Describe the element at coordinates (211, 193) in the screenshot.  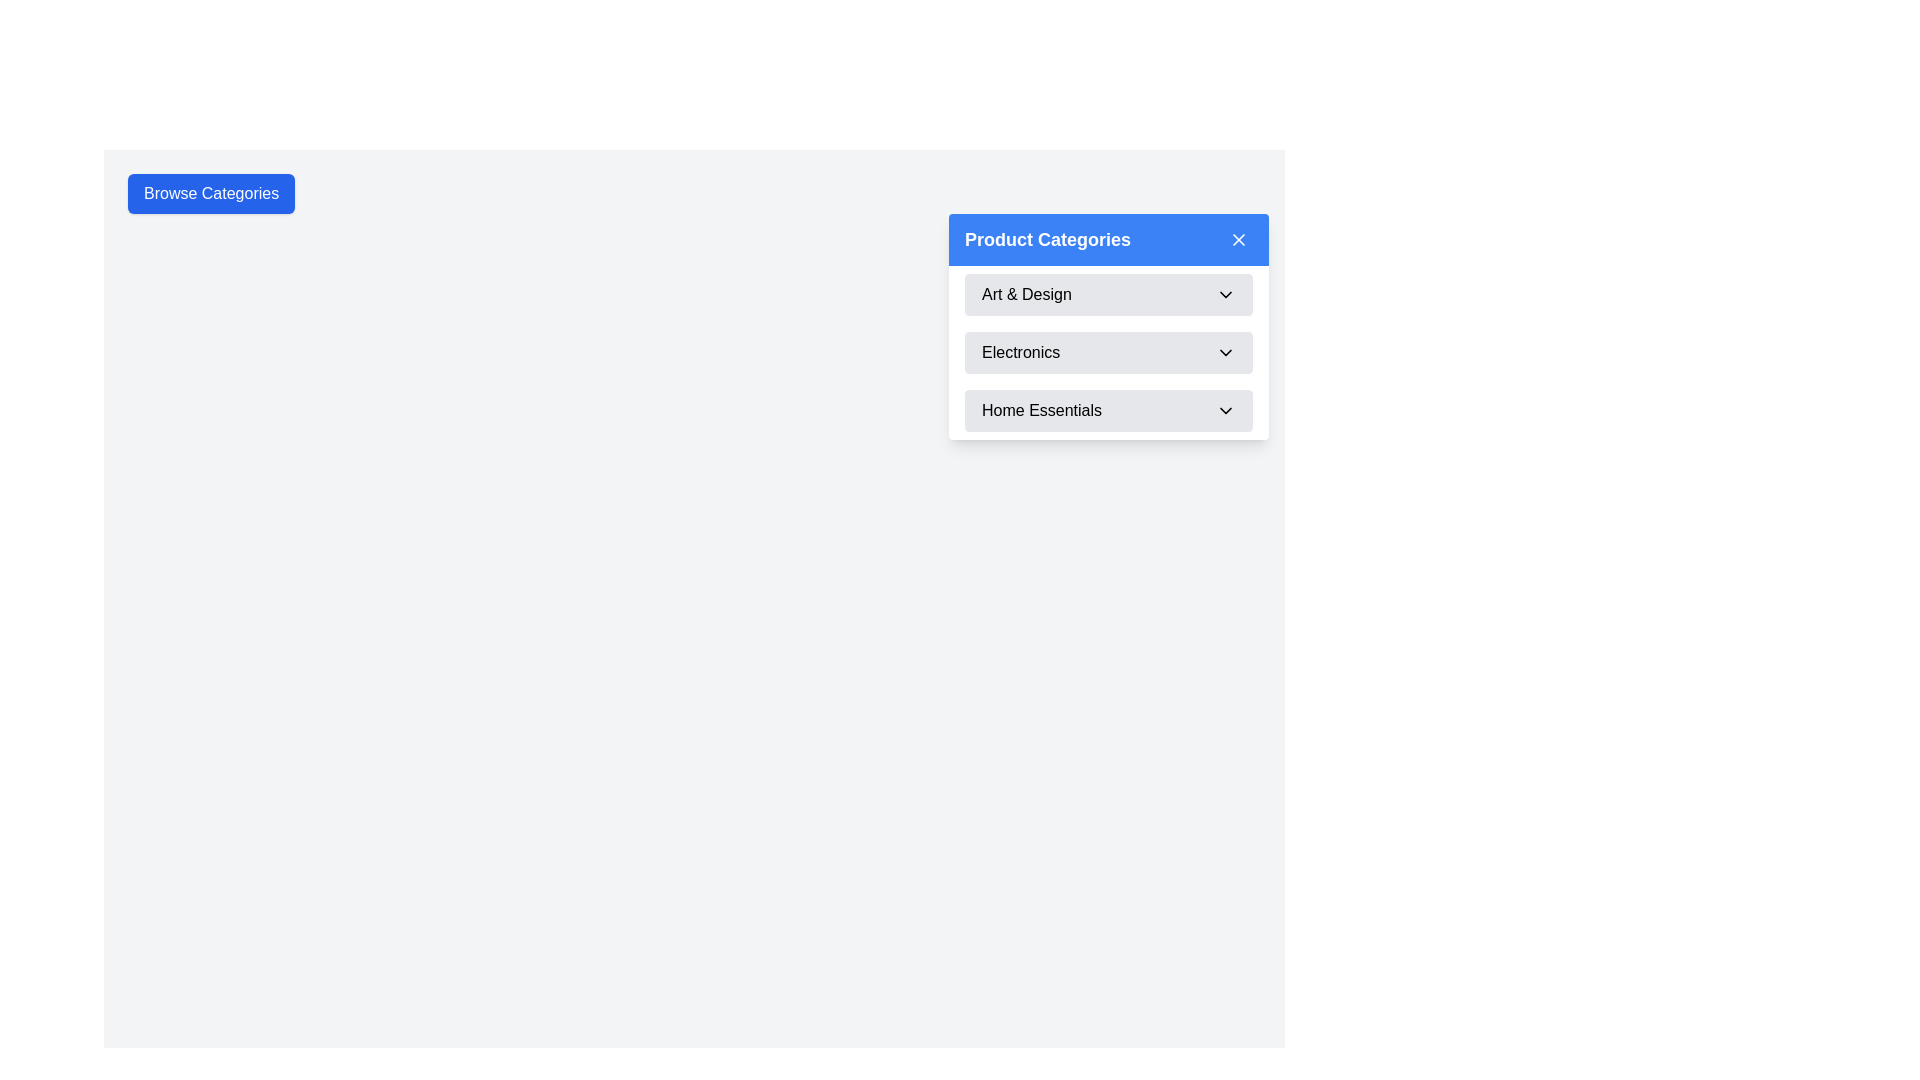
I see `the 'Browse Categories' button` at that location.